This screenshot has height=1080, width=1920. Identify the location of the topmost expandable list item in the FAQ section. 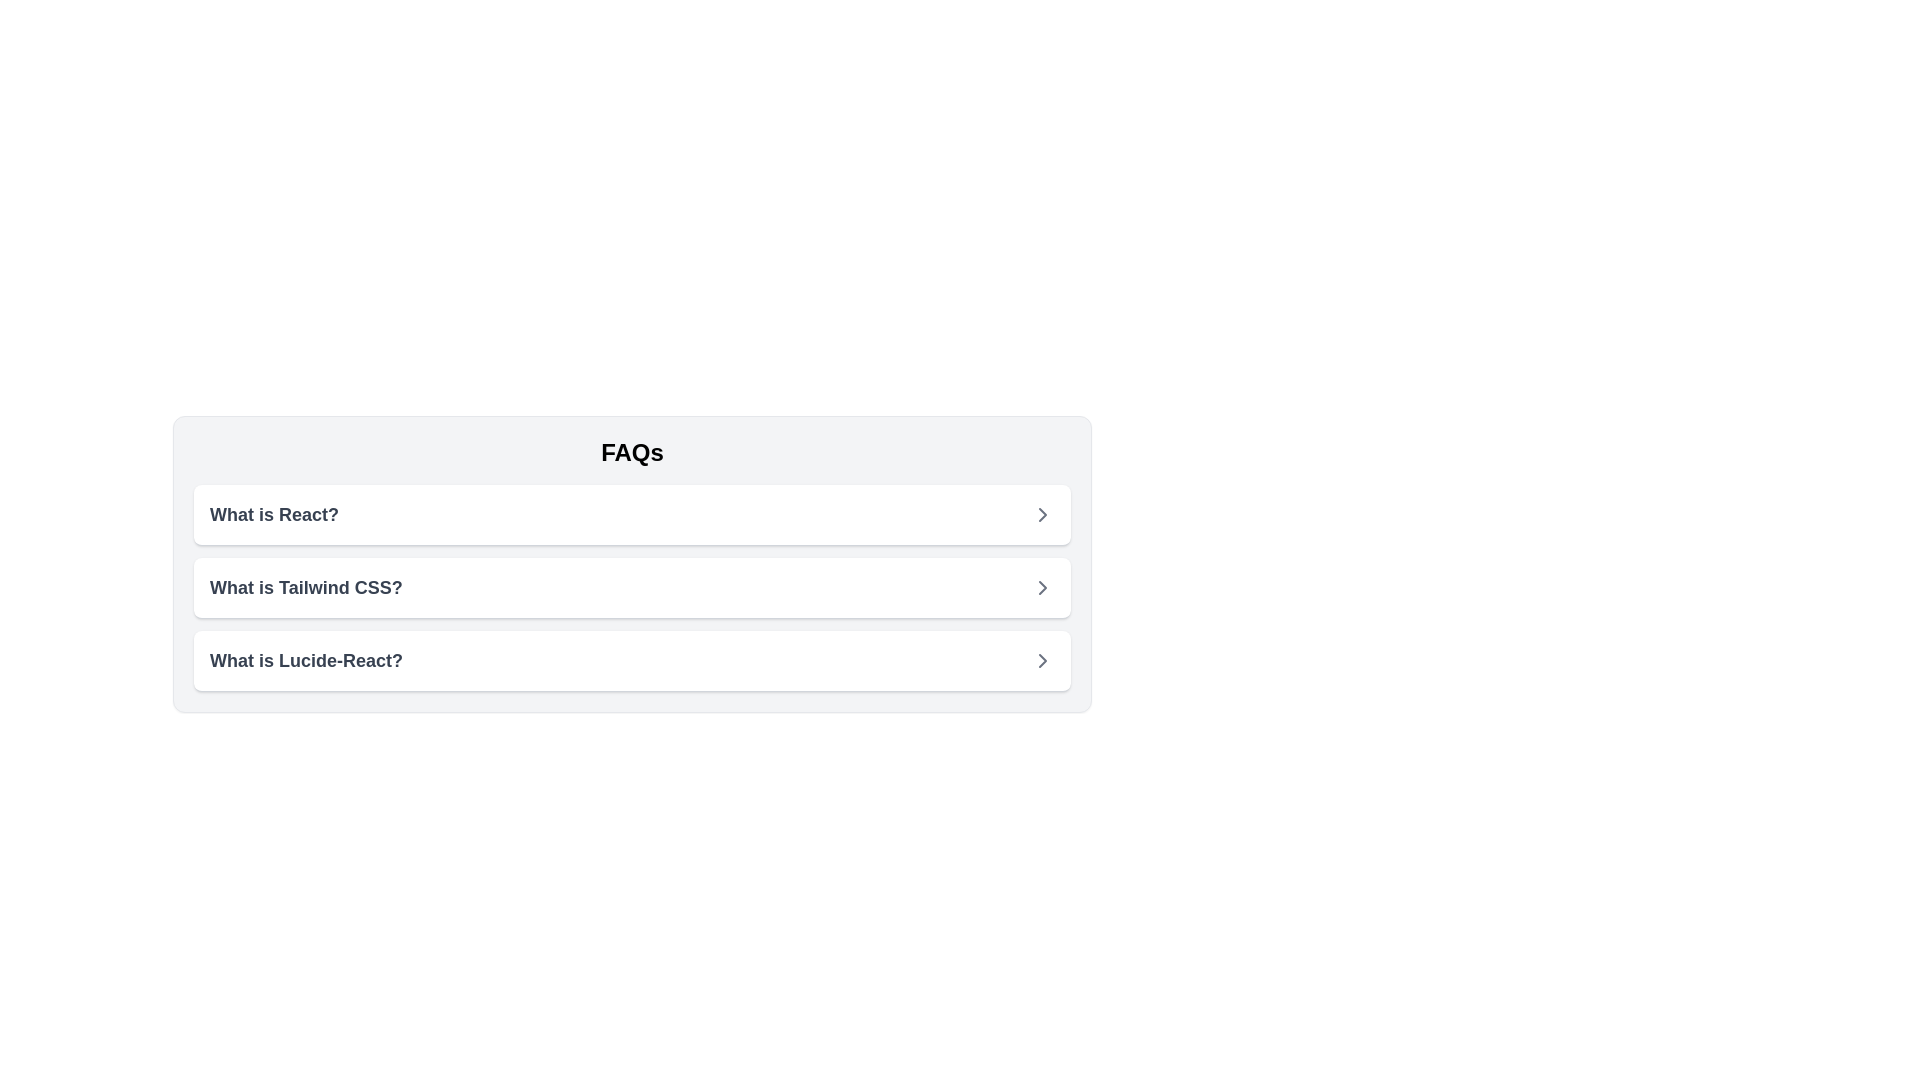
(631, 514).